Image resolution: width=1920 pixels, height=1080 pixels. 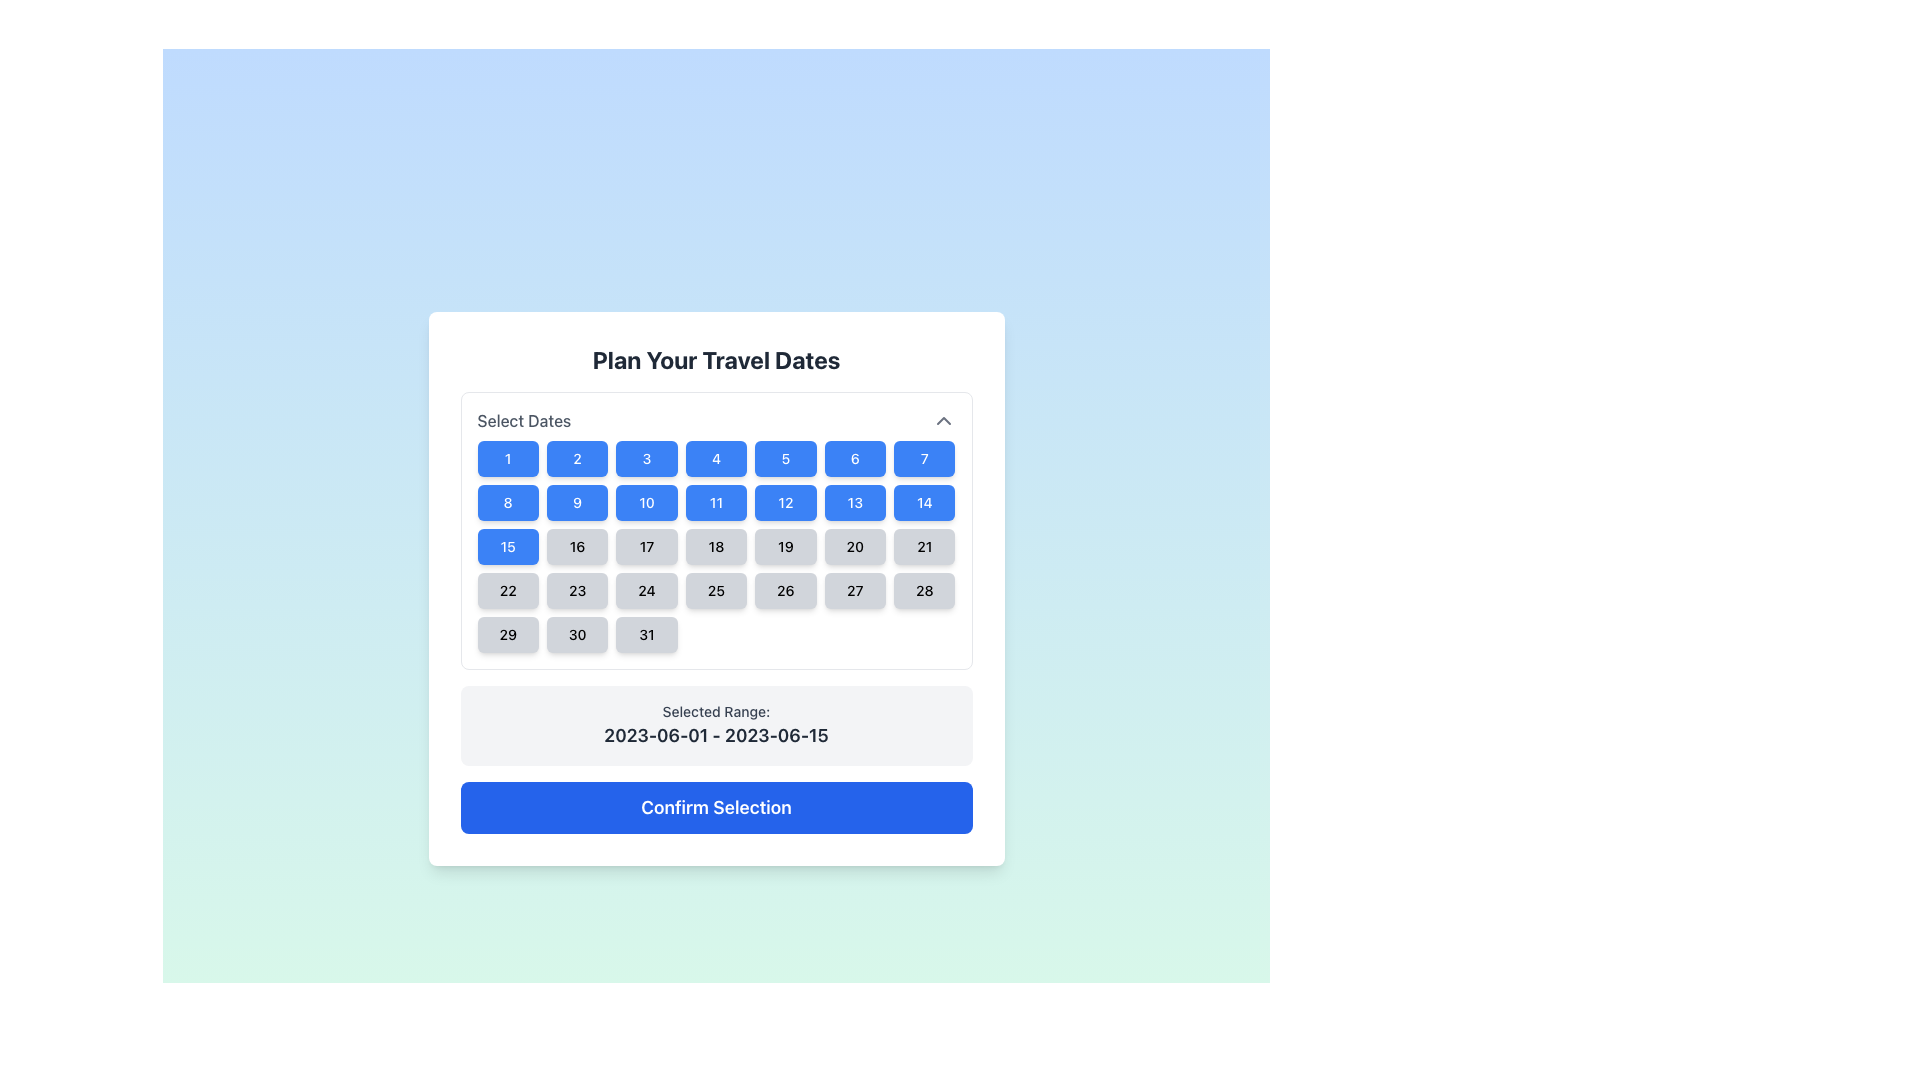 What do you see at coordinates (647, 547) in the screenshot?
I see `the rounded button representing the selectable date (17th) in the calendar-style interface` at bounding box center [647, 547].